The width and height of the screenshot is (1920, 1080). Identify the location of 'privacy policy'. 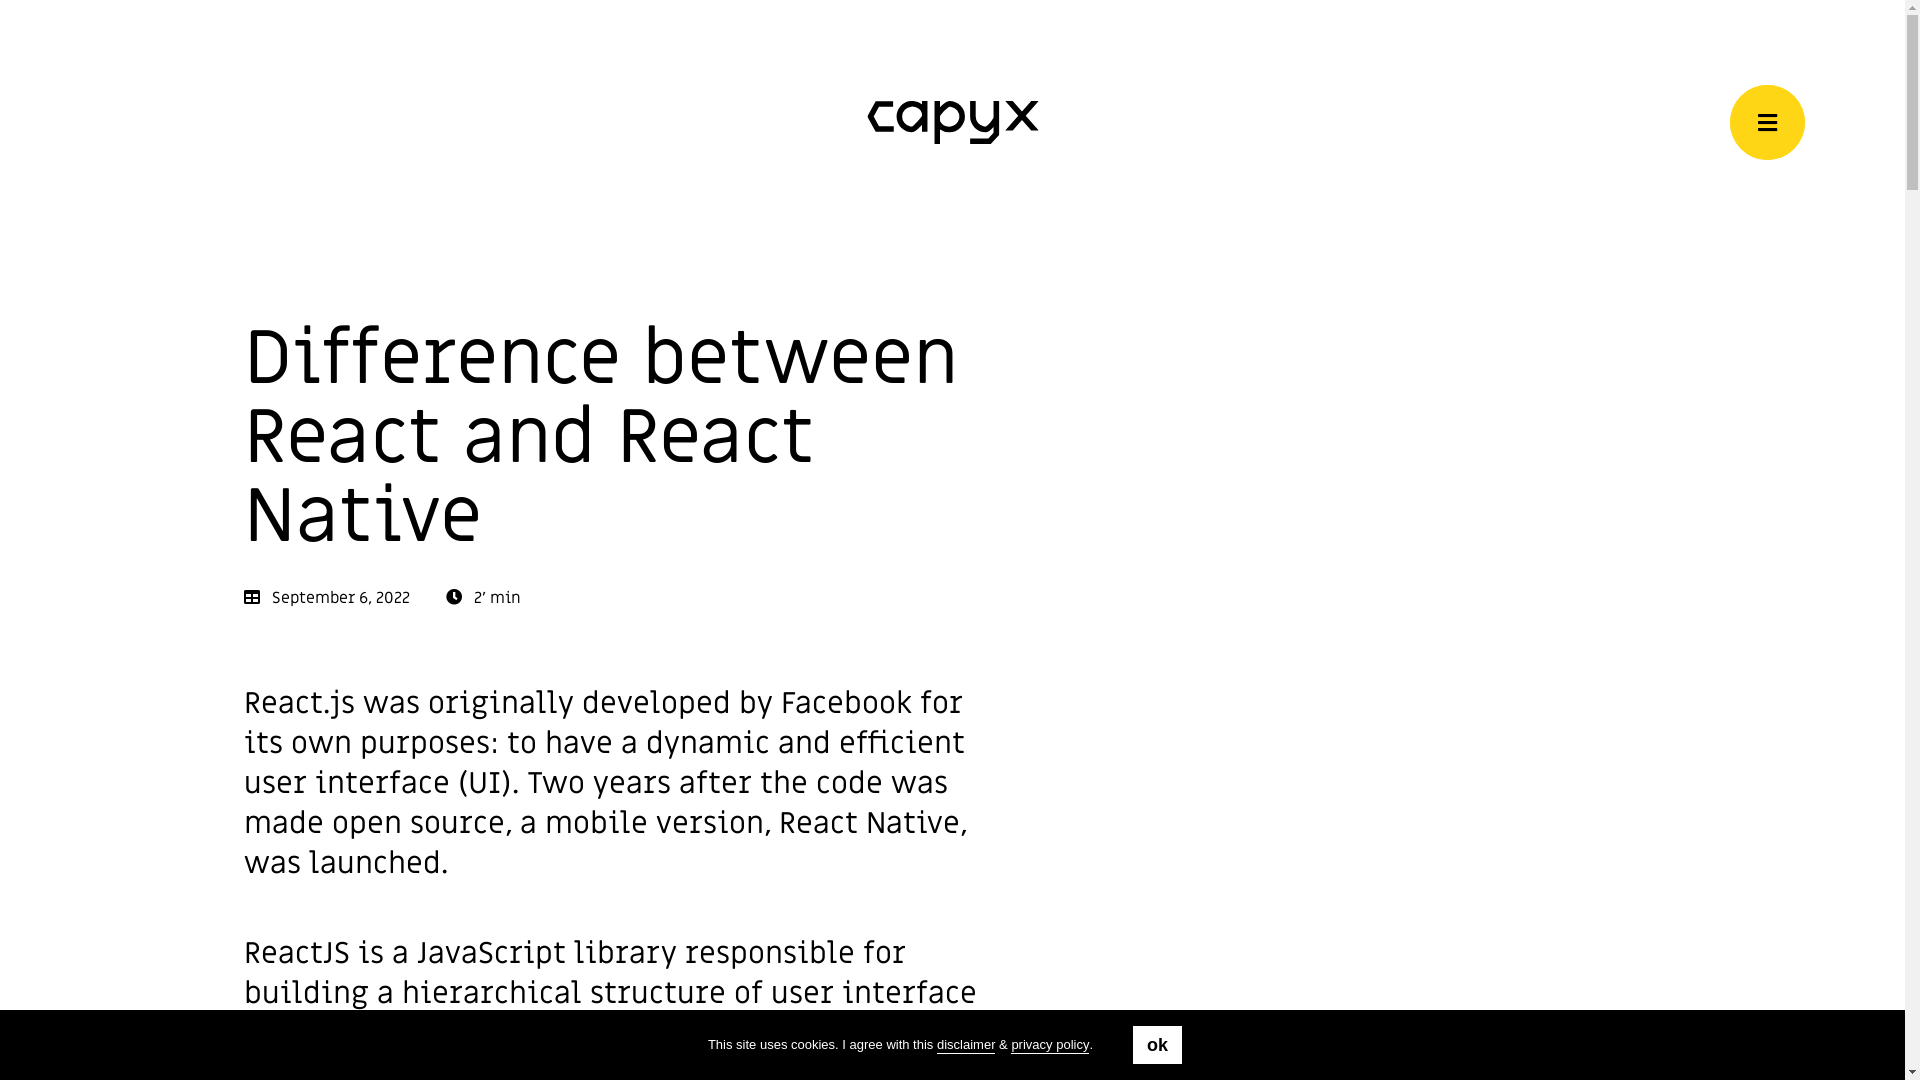
(1049, 1044).